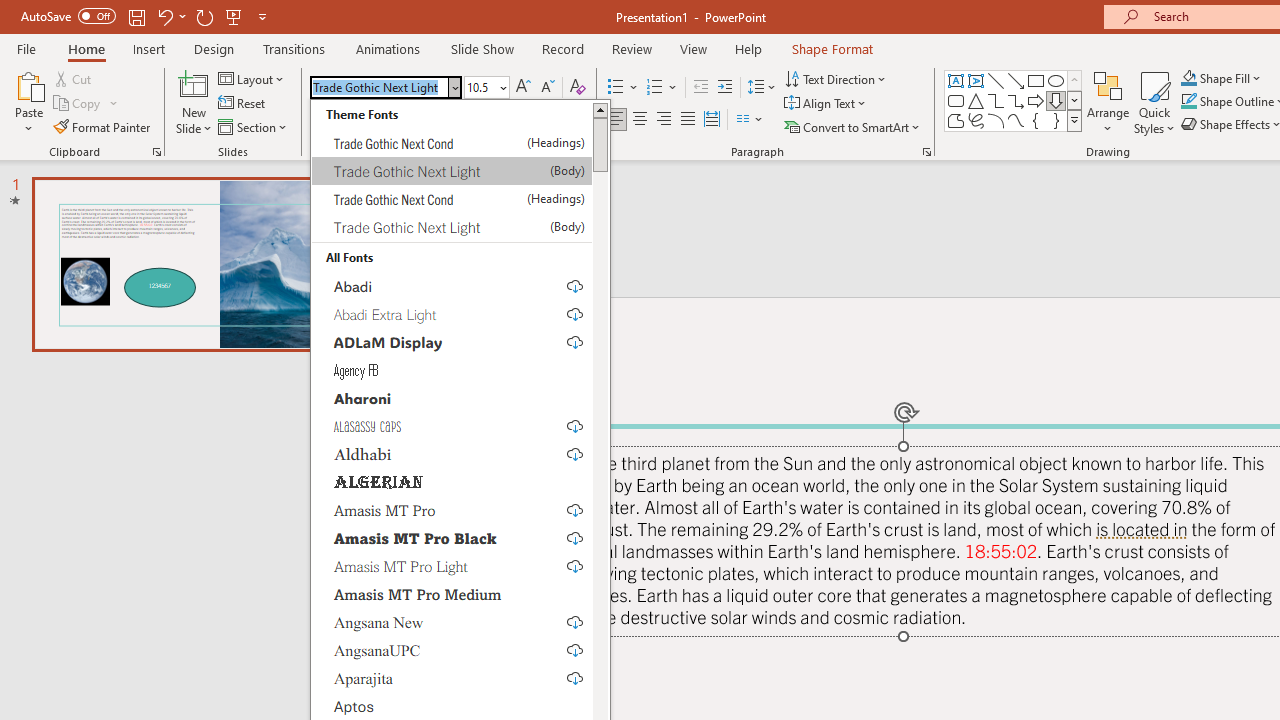 The width and height of the screenshot is (1280, 720). I want to click on 'Connector: Elbow', so click(995, 100).